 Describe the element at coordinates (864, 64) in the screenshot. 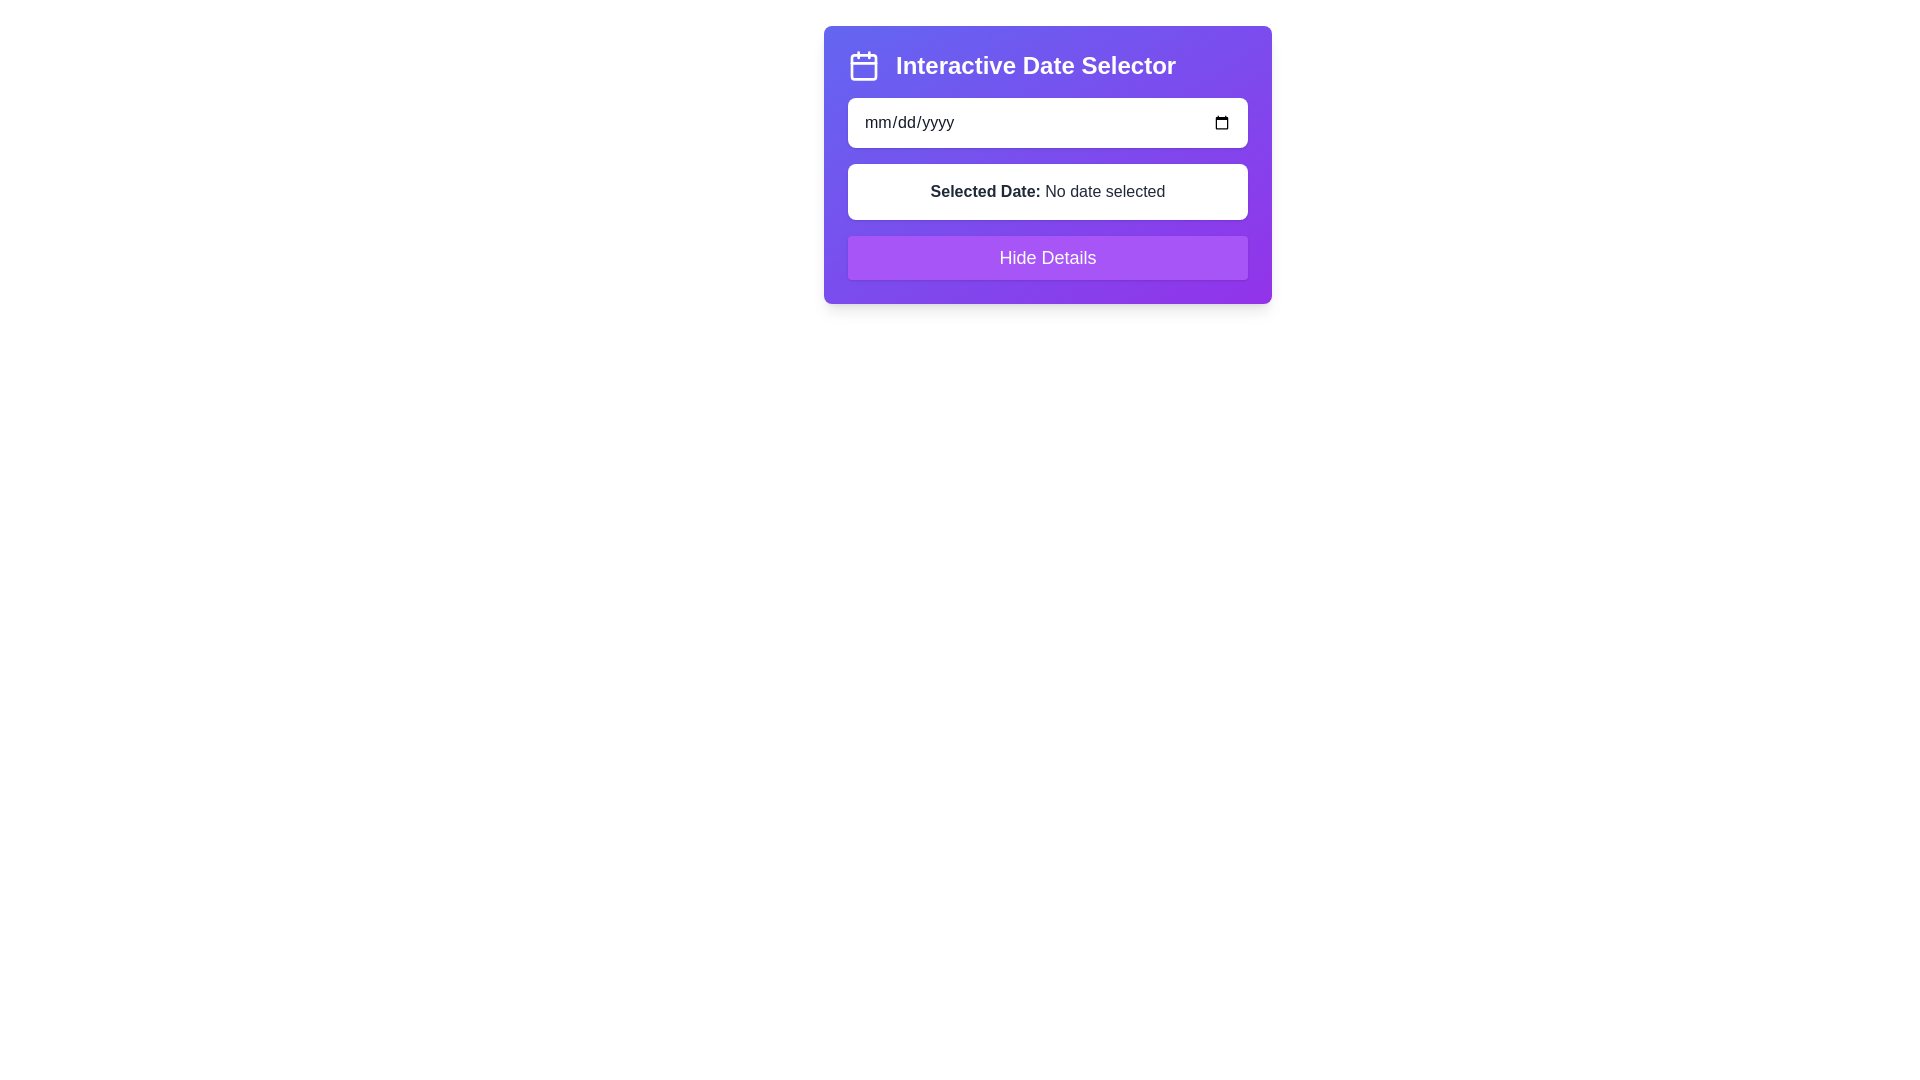

I see `the calendar icon located to the left of the 'Interactive Date Selector' text` at that location.